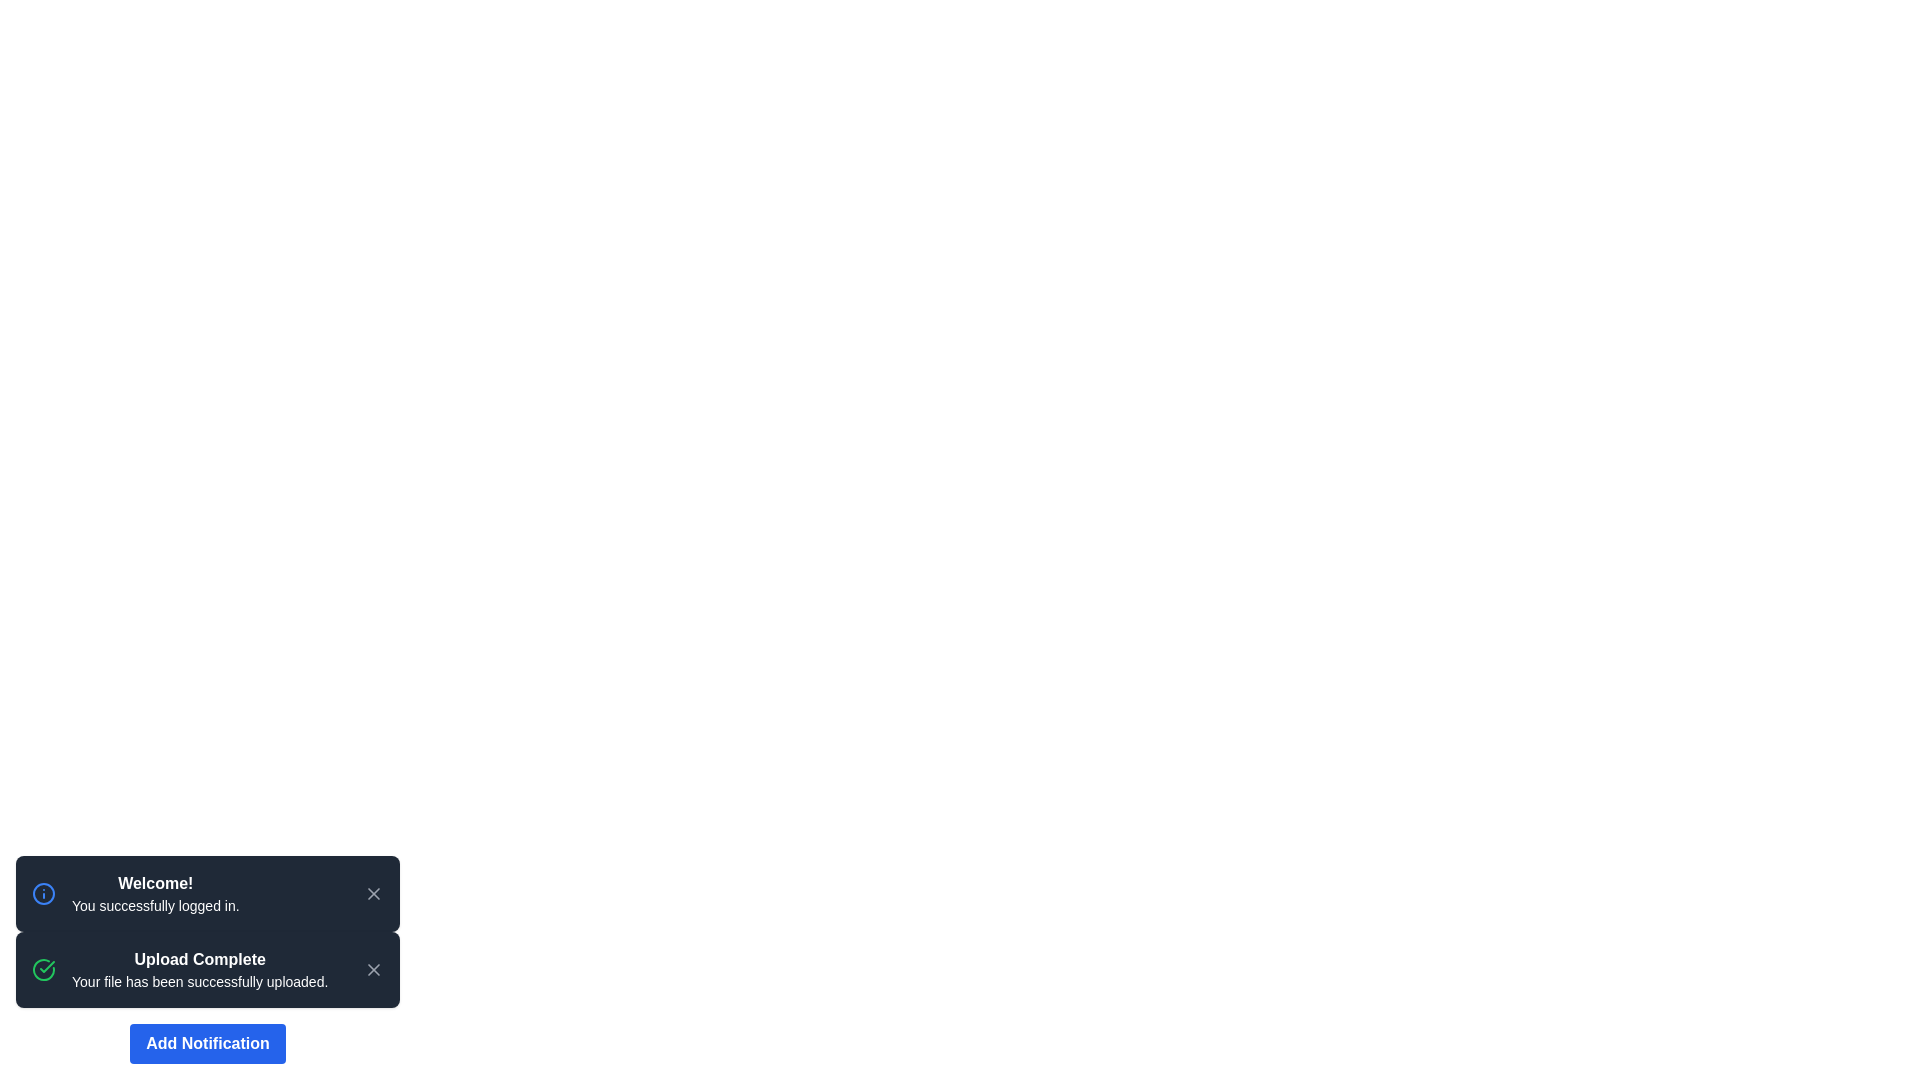 The image size is (1920, 1080). Describe the element at coordinates (374, 968) in the screenshot. I see `the dismiss button located at the right end of the 'Upload Complete' notification box` at that location.